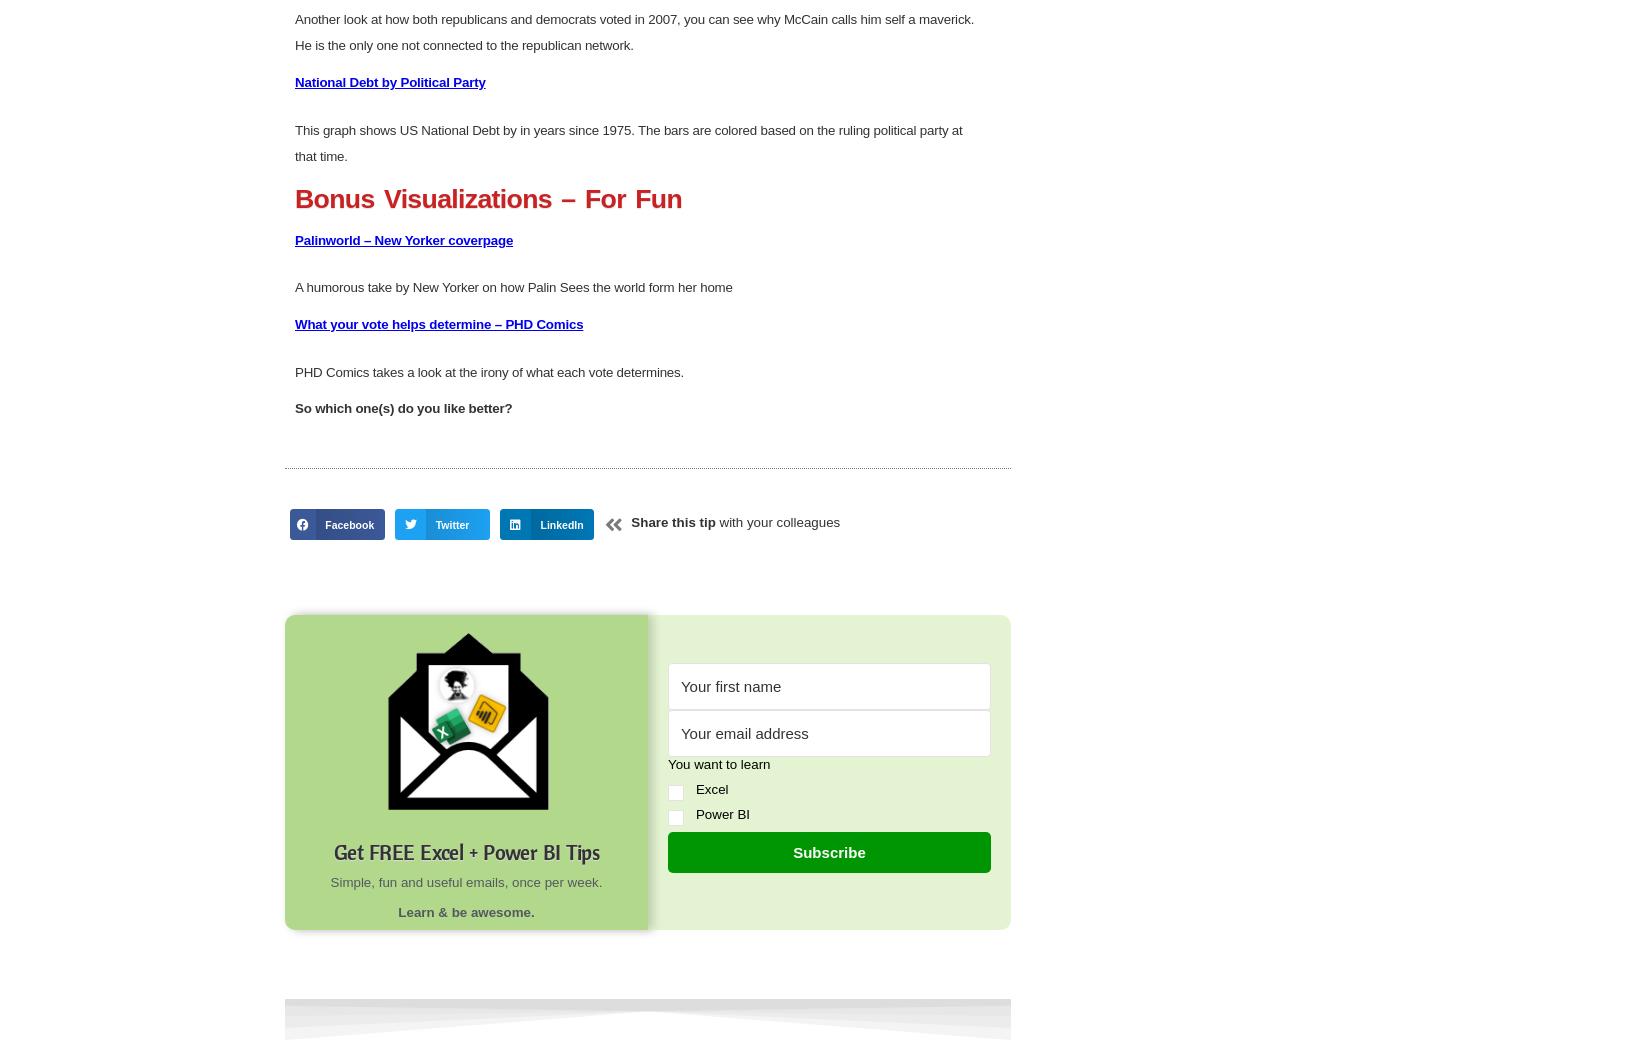  What do you see at coordinates (462, 206) in the screenshot?
I see `'How republican and democratic senators voted in 2007'` at bounding box center [462, 206].